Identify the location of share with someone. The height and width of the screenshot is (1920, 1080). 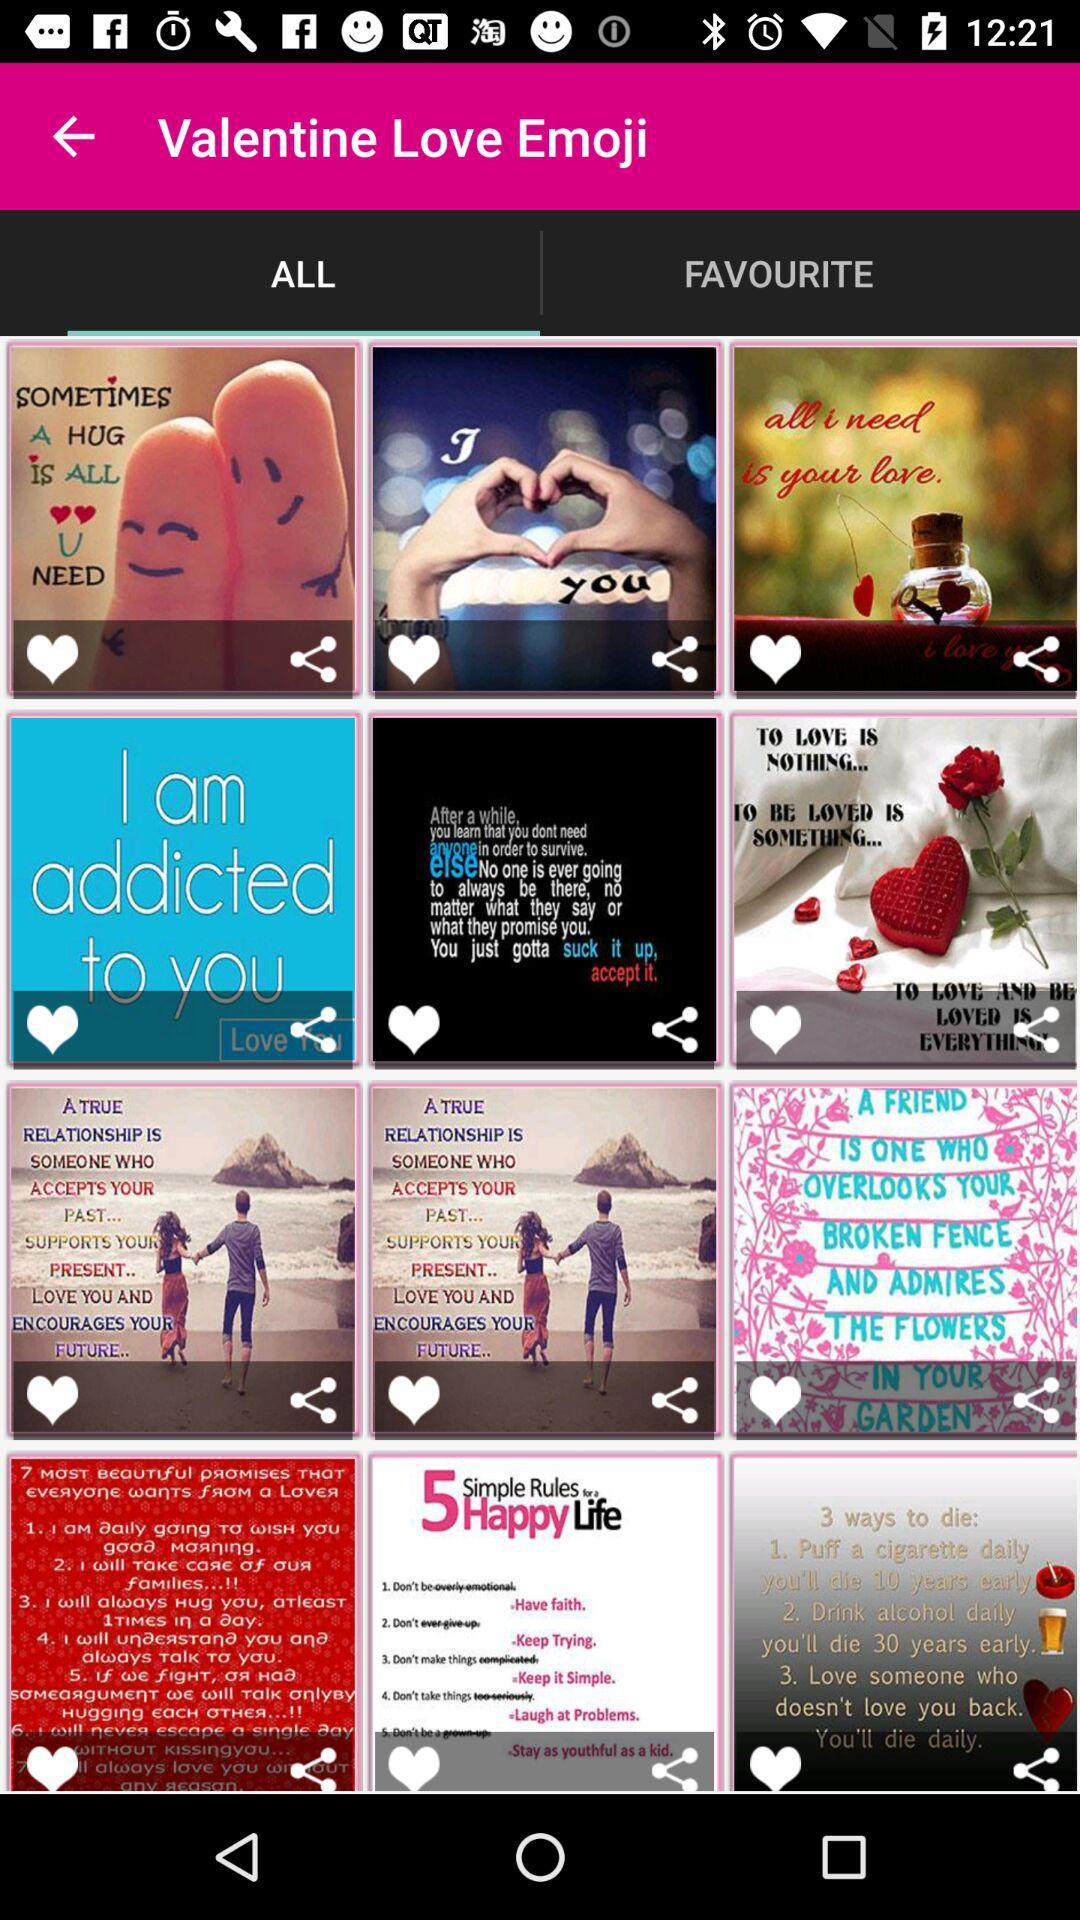
(313, 659).